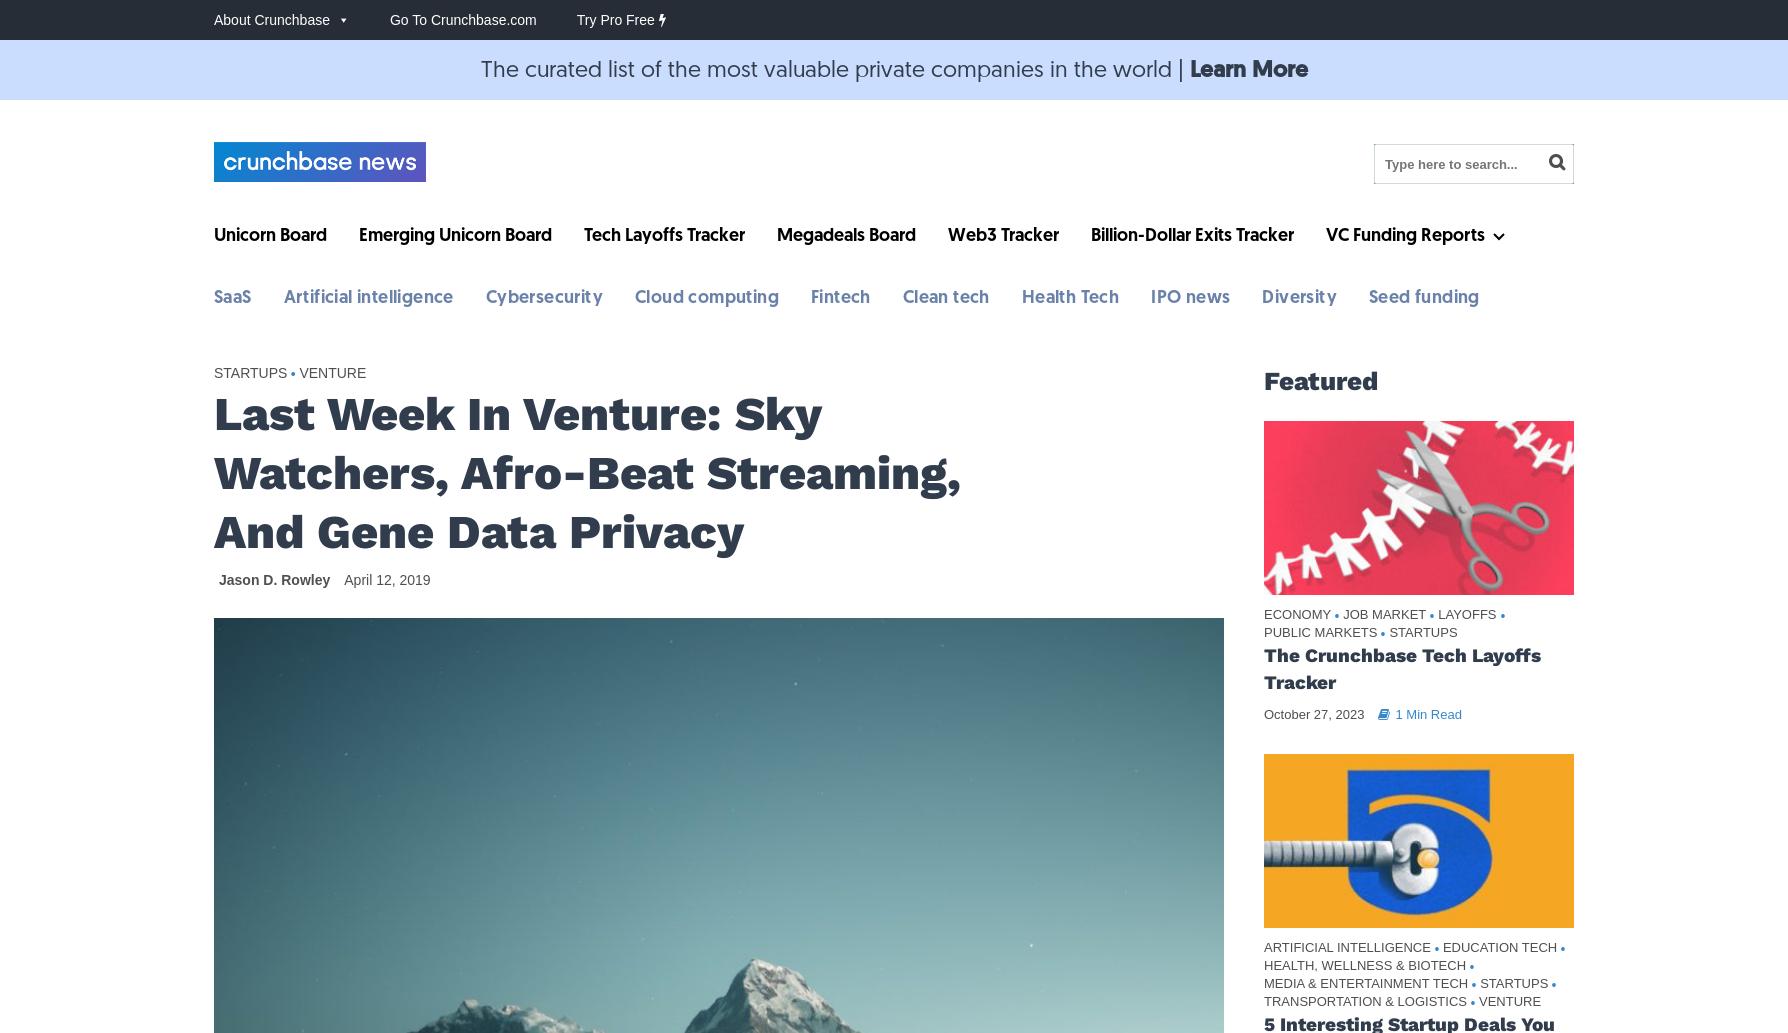  What do you see at coordinates (945, 297) in the screenshot?
I see `'Clean tech'` at bounding box center [945, 297].